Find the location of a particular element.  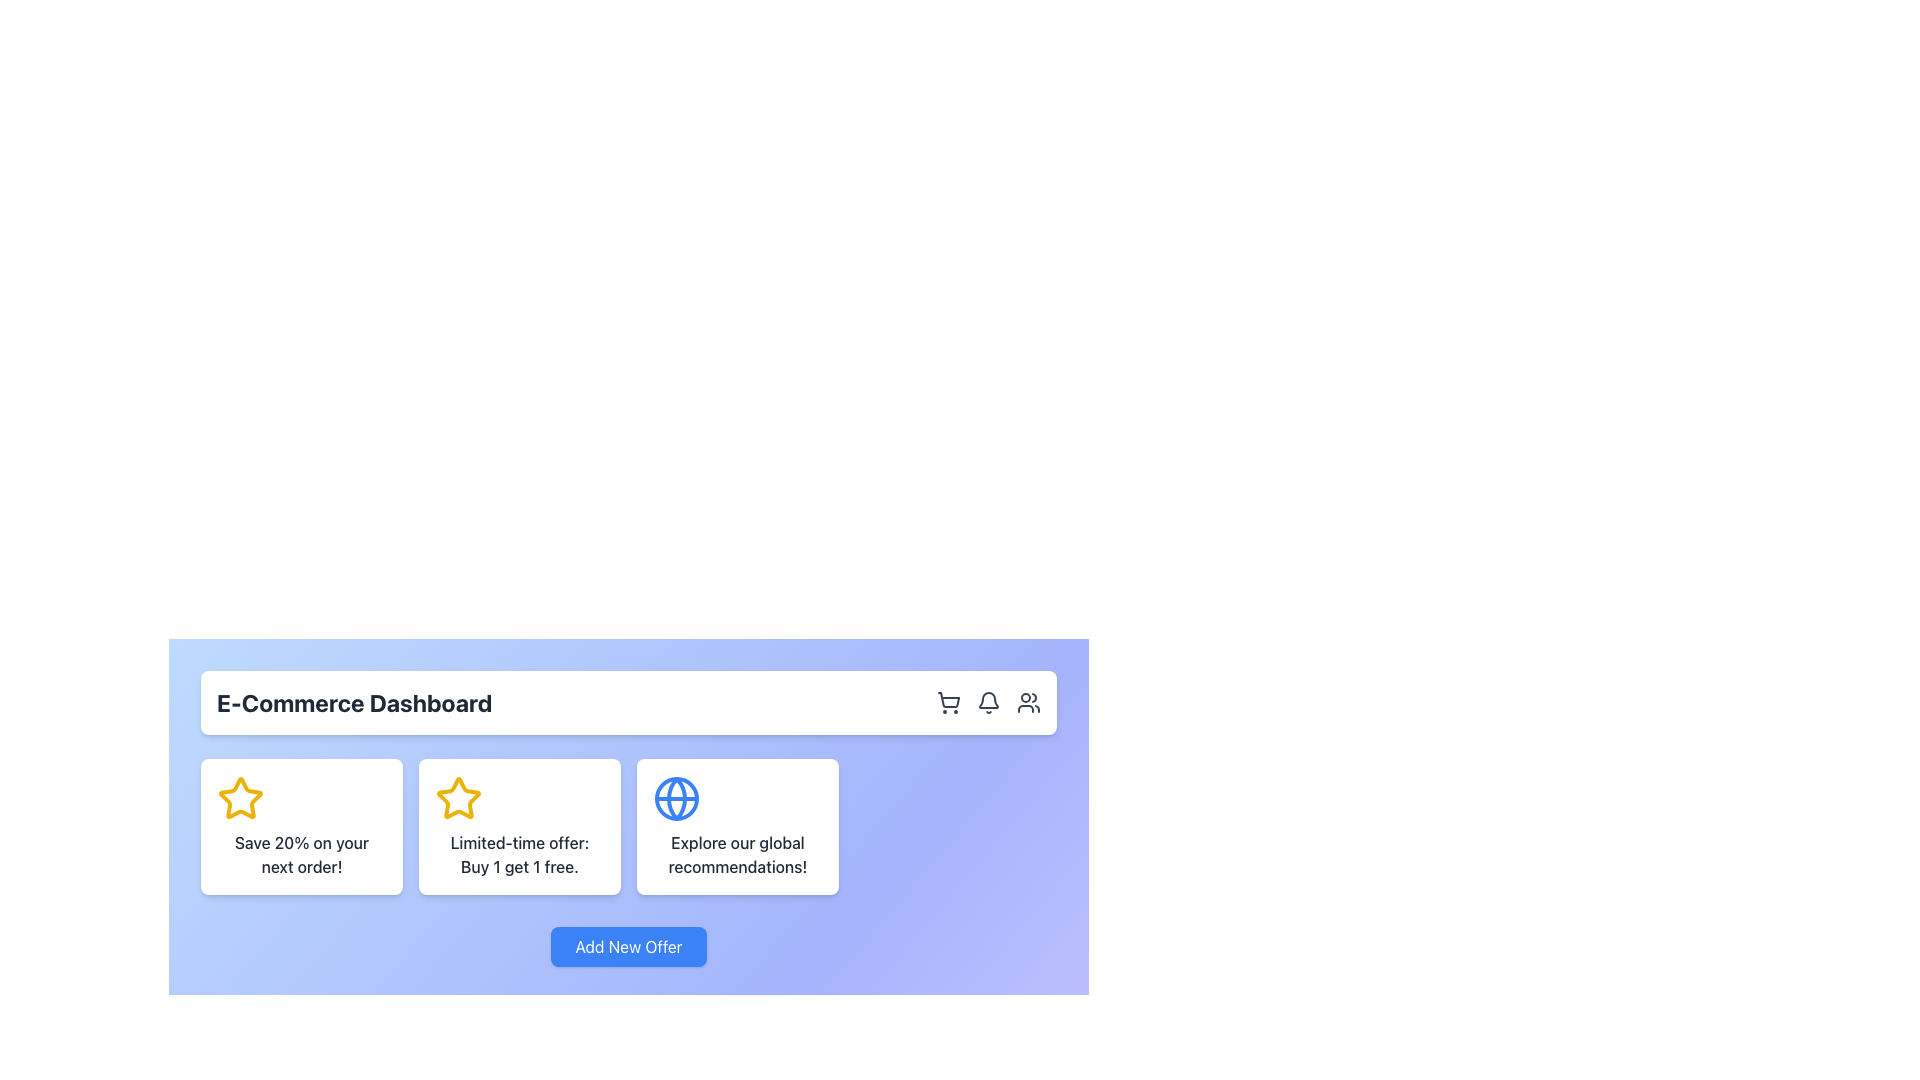

the notification icon located between the shopping cart icon and the user profile icon on the E-Commerce Dashboard is located at coordinates (988, 701).